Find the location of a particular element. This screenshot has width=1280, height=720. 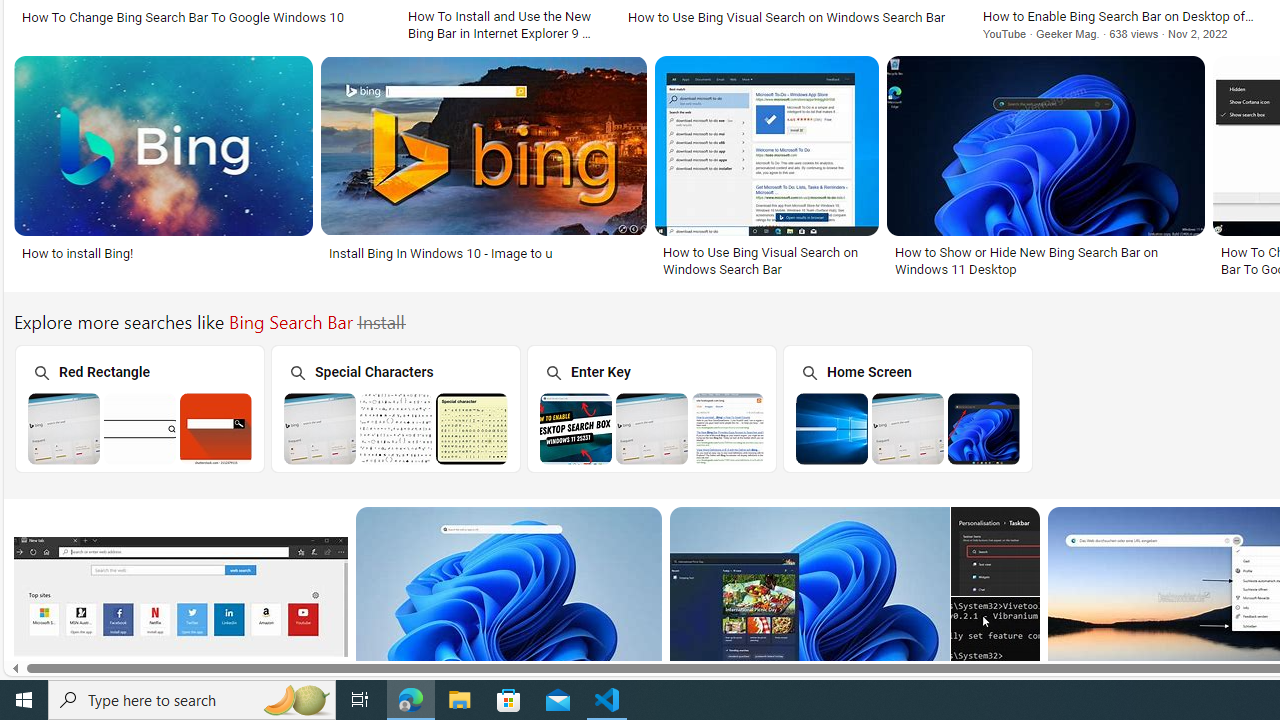

'Special Characters' is located at coordinates (395, 407).